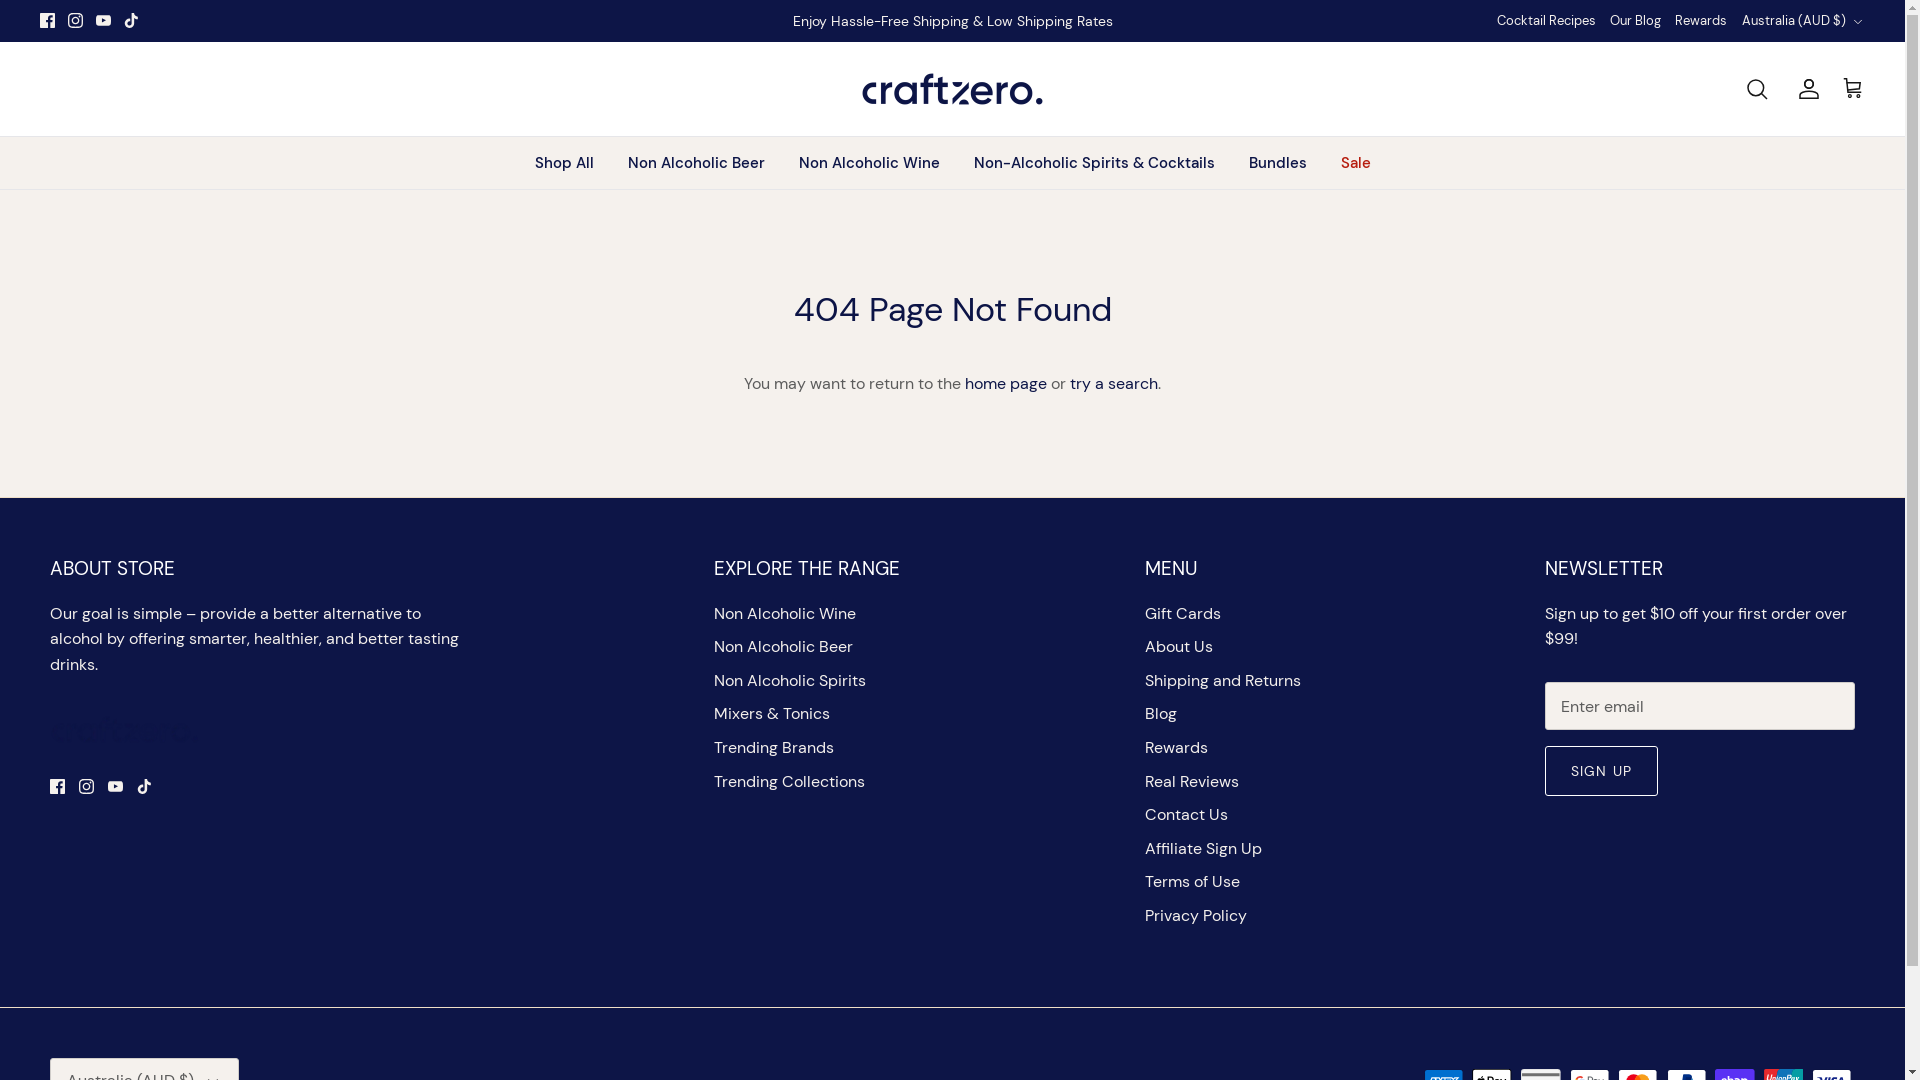 The width and height of the screenshot is (1920, 1080). Describe the element at coordinates (1179, 646) in the screenshot. I see `'About Us'` at that location.